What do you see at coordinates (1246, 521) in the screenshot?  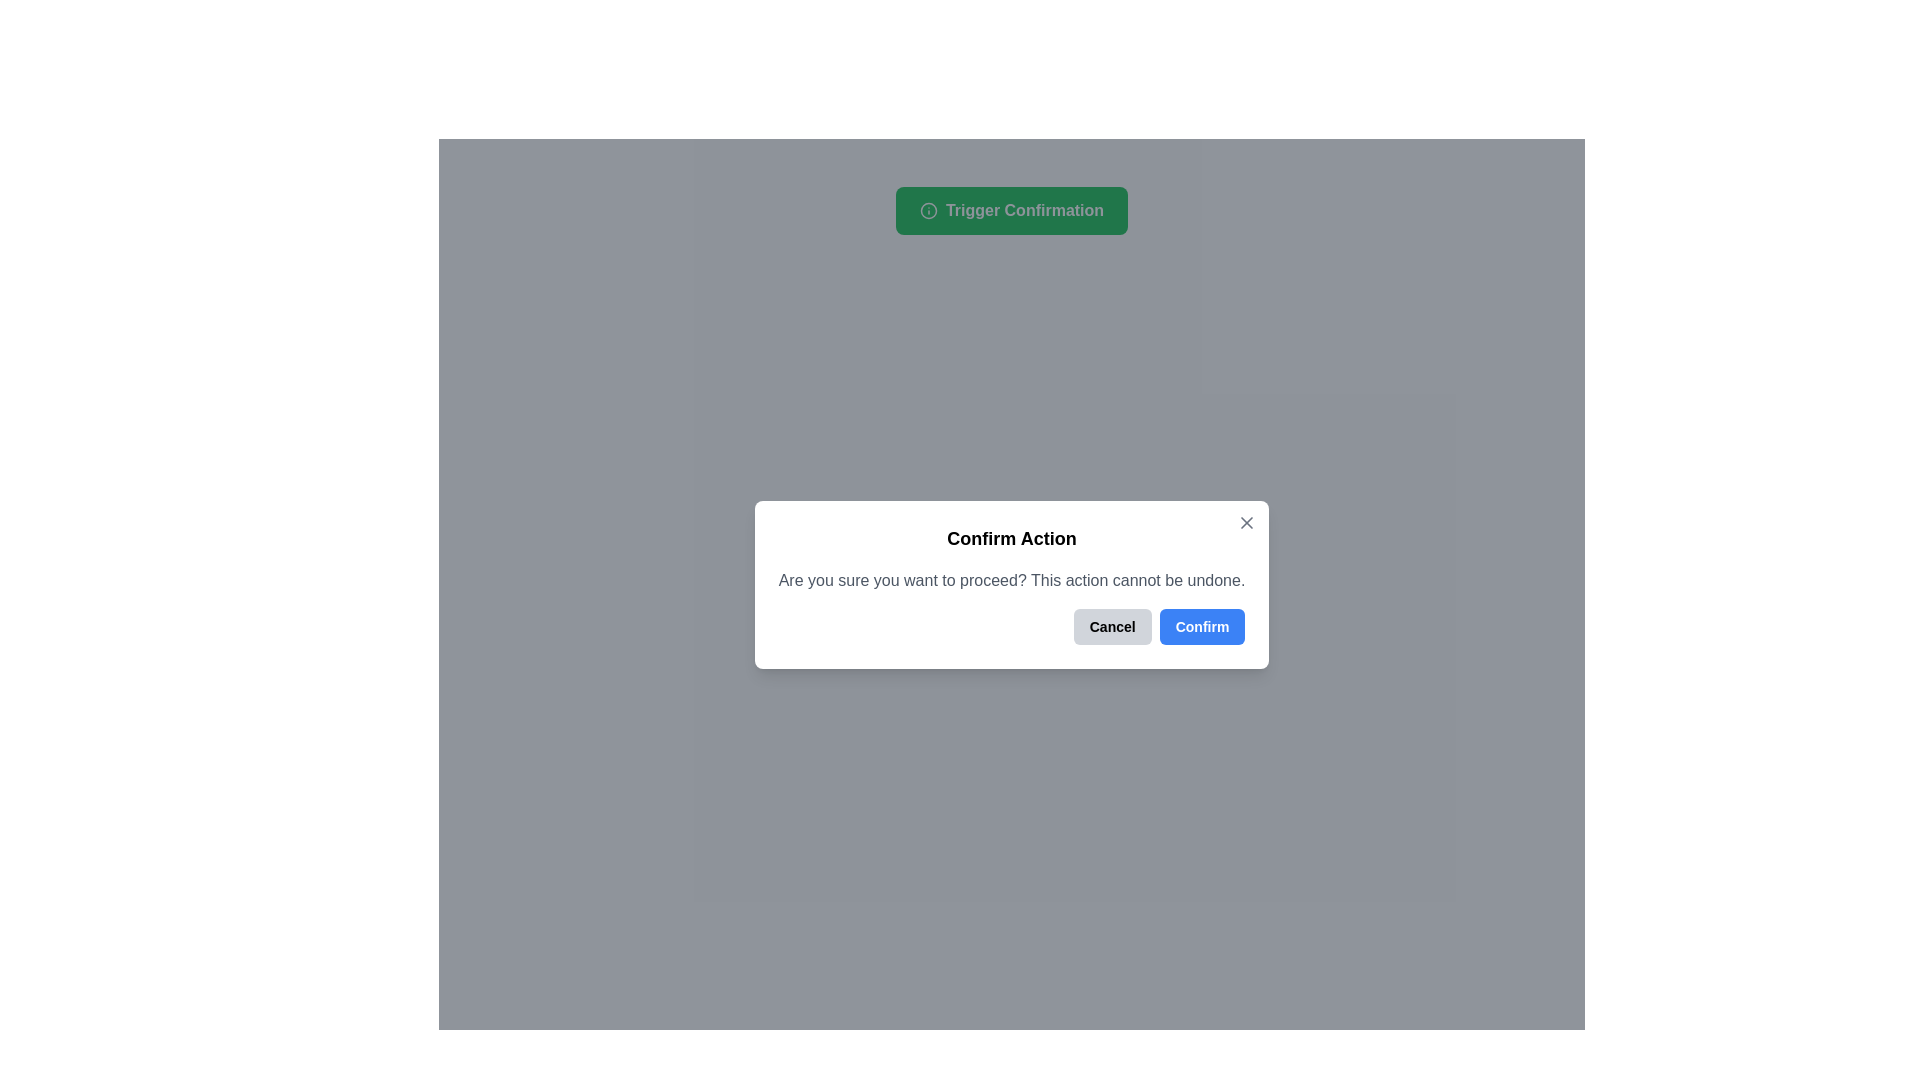 I see `the 'X' icon in the top-right corner of the modal dialog` at bounding box center [1246, 521].